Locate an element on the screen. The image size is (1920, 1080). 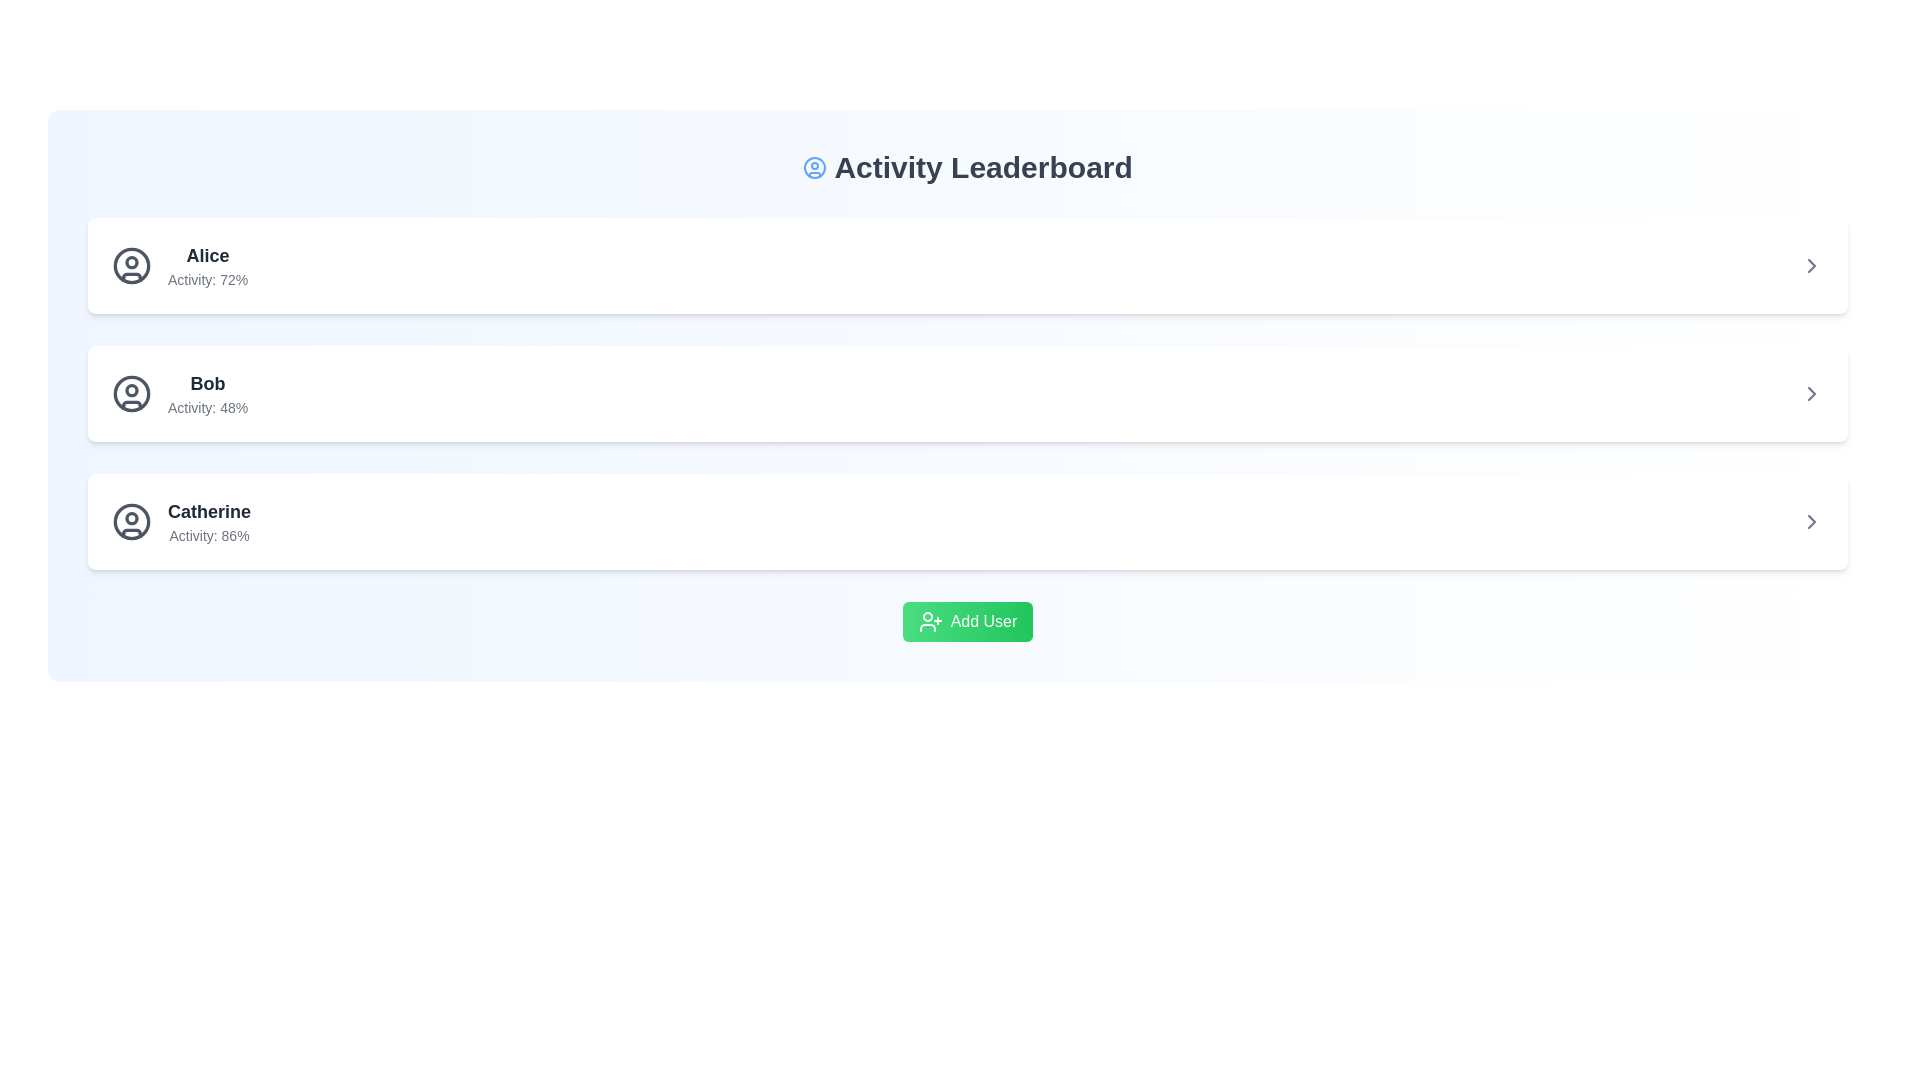
the row representing user 'Bob' in the 'Activity Leaderboard' is located at coordinates (968, 393).